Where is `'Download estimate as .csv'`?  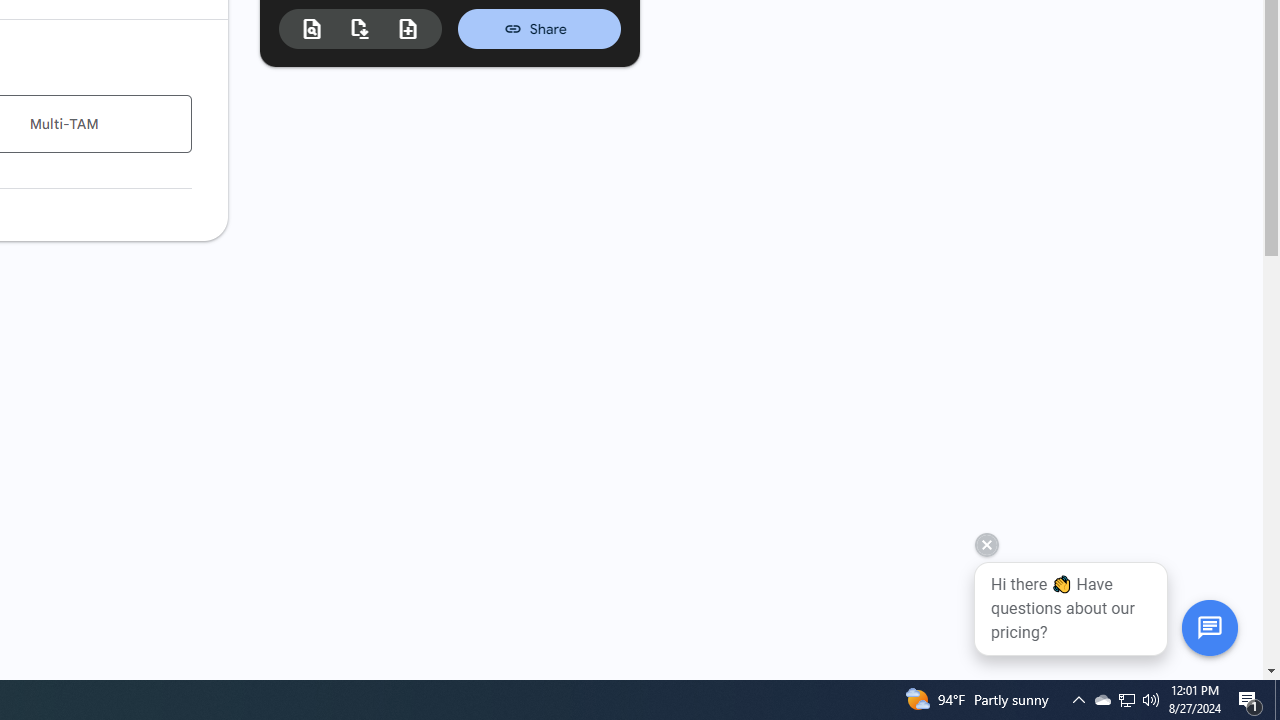 'Download estimate as .csv' is located at coordinates (360, 28).